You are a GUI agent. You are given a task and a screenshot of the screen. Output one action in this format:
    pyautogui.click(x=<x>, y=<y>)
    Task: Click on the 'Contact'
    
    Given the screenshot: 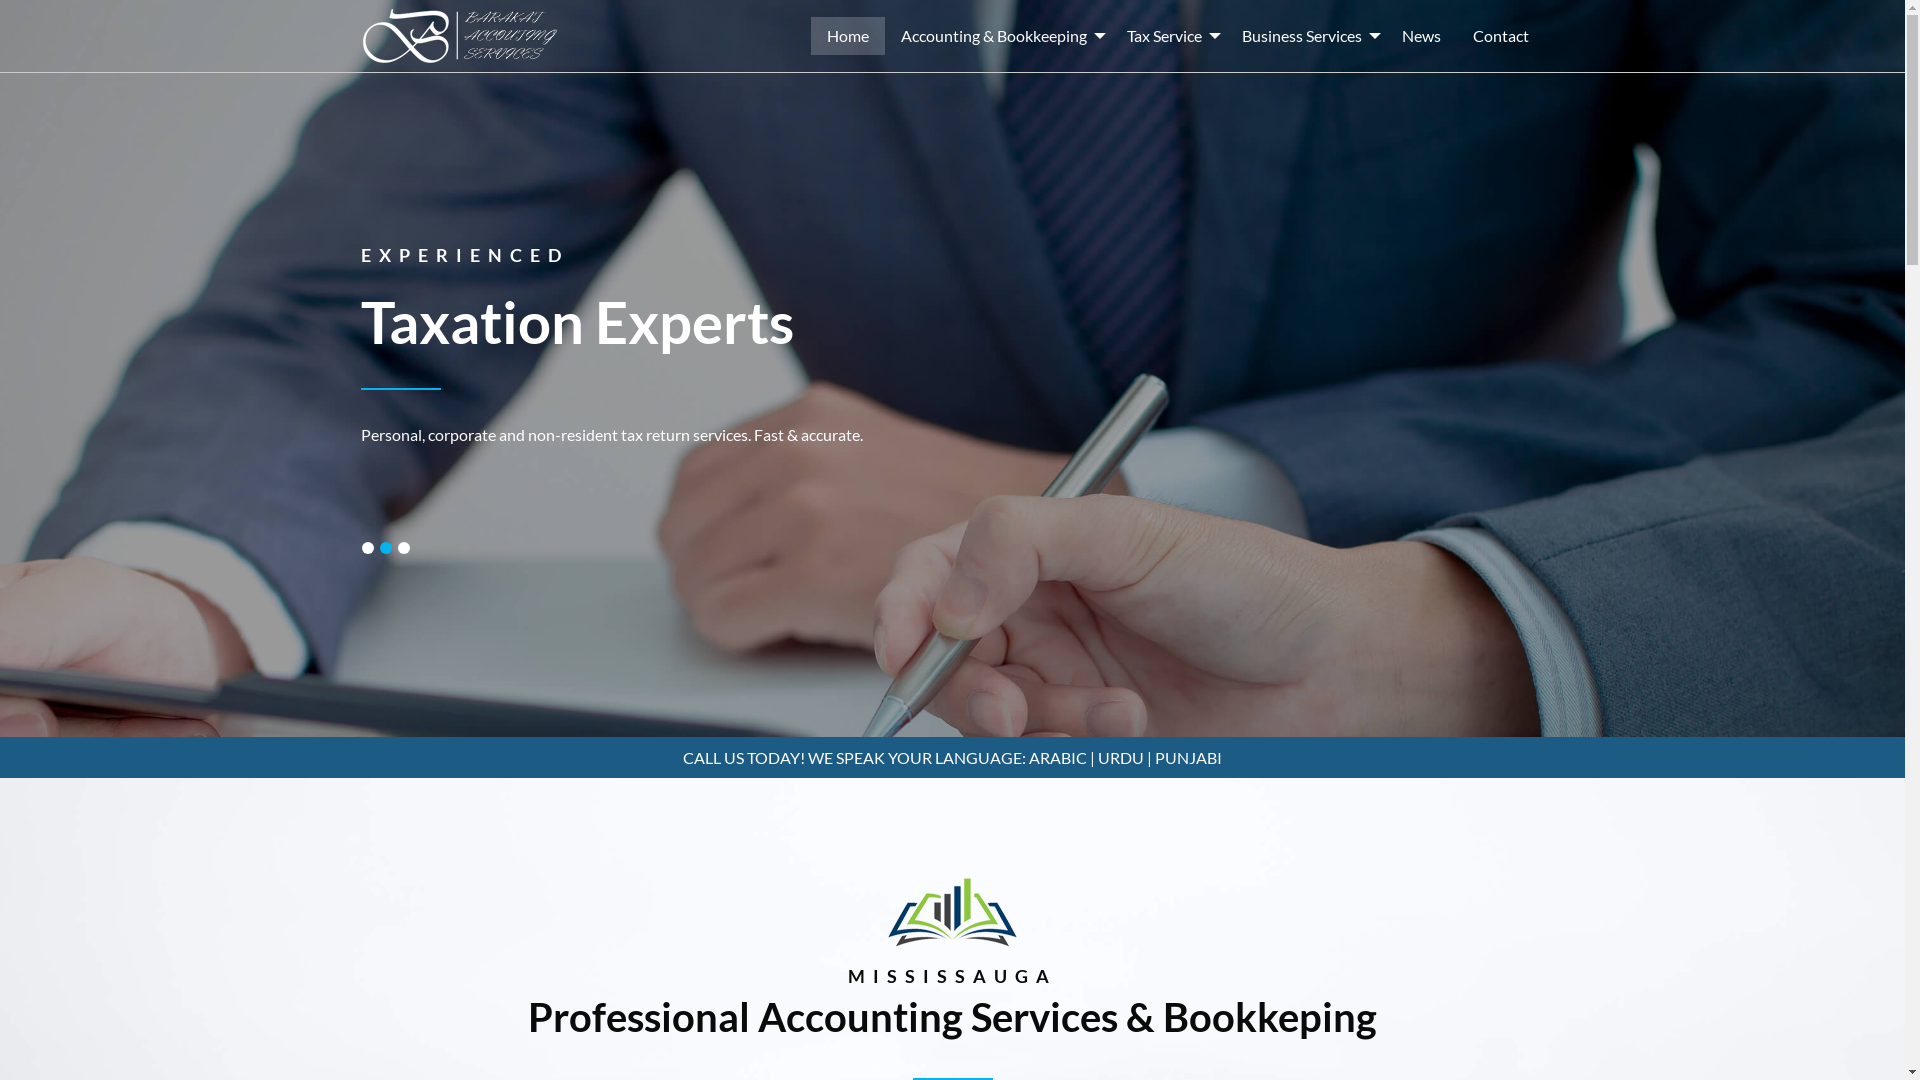 What is the action you would take?
    pyautogui.click(x=1499, y=35)
    